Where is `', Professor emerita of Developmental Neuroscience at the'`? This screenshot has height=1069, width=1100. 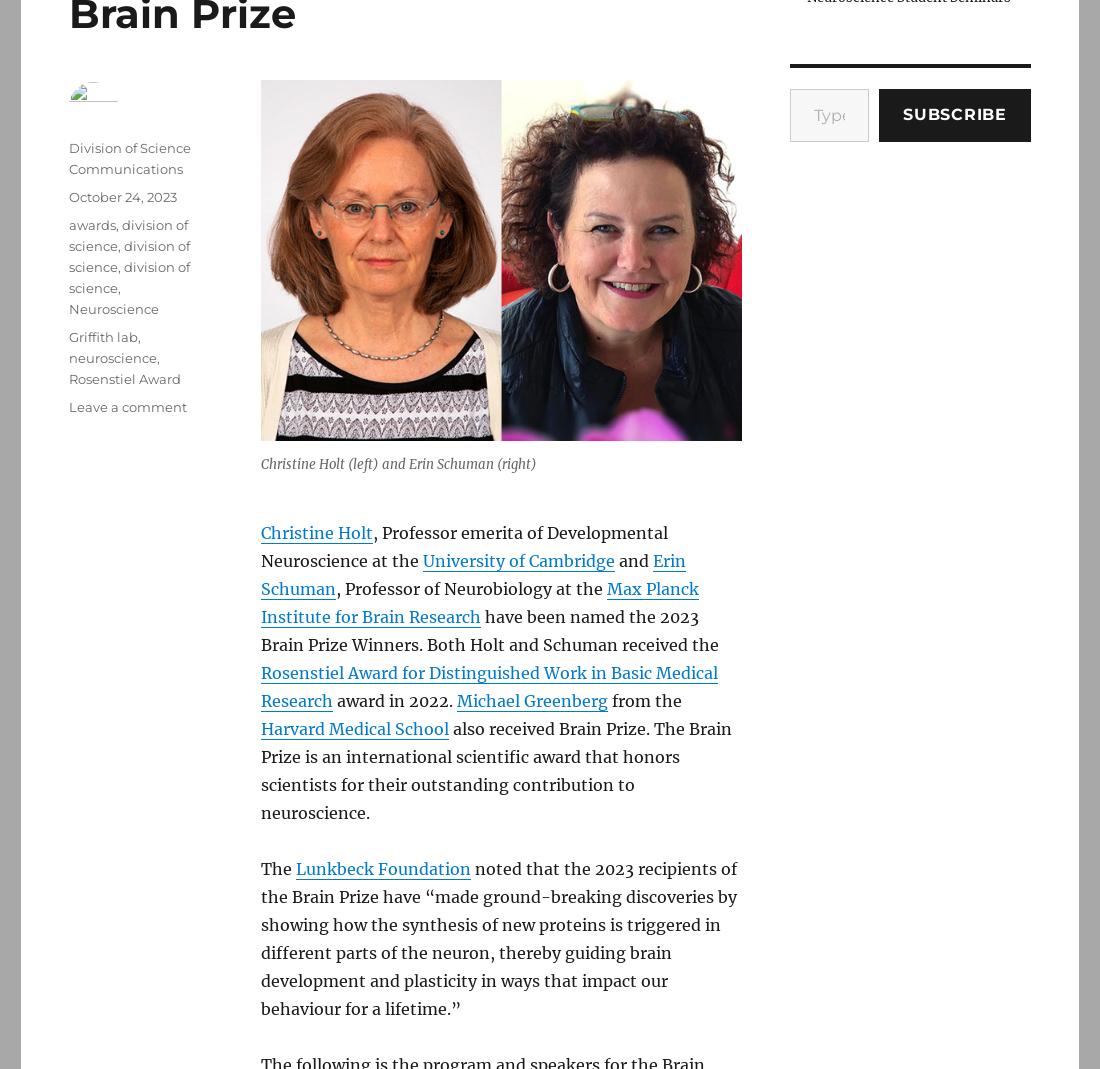
', Professor emerita of Developmental Neuroscience at the' is located at coordinates (463, 547).